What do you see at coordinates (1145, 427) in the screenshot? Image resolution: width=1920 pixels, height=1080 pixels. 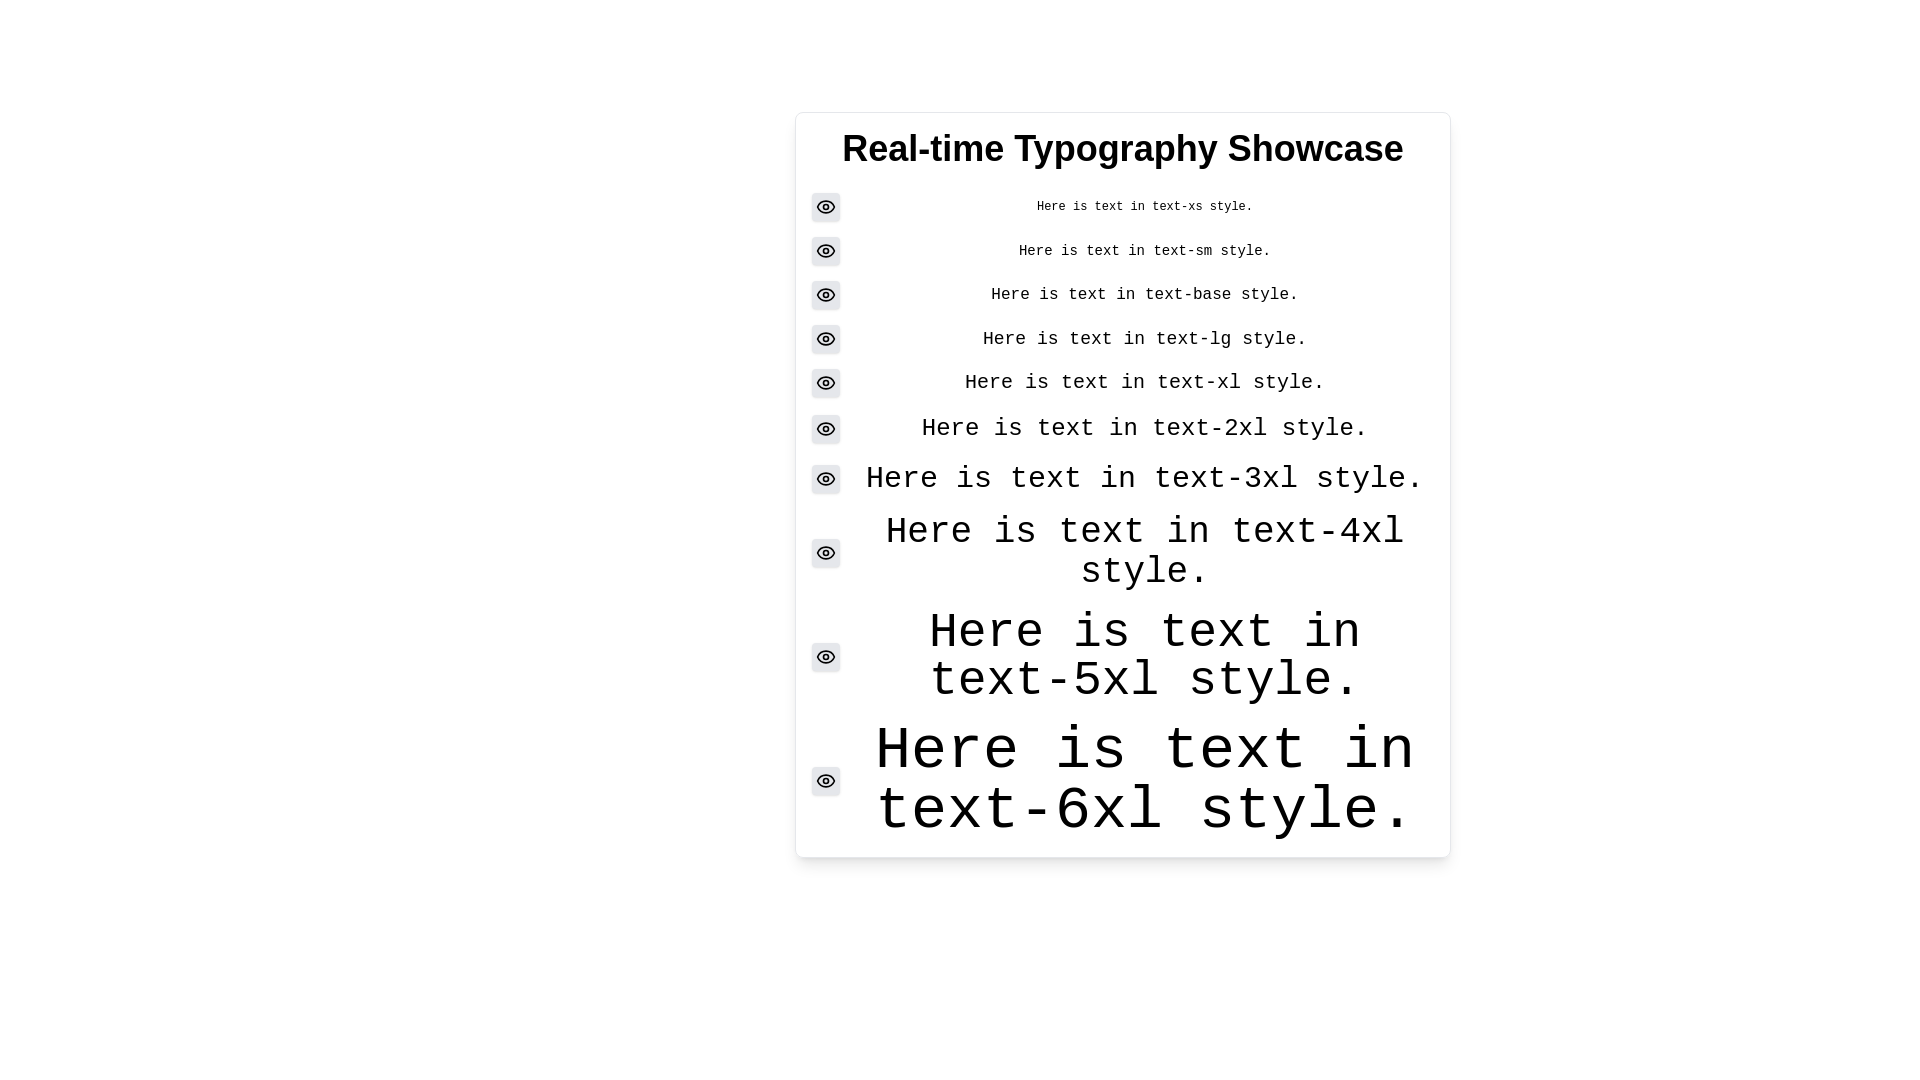 I see `the styled text element that showcases the 'text-2xl' font style, positioned centrally as the fifth sibling in a horizontal flexbox layout` at bounding box center [1145, 427].